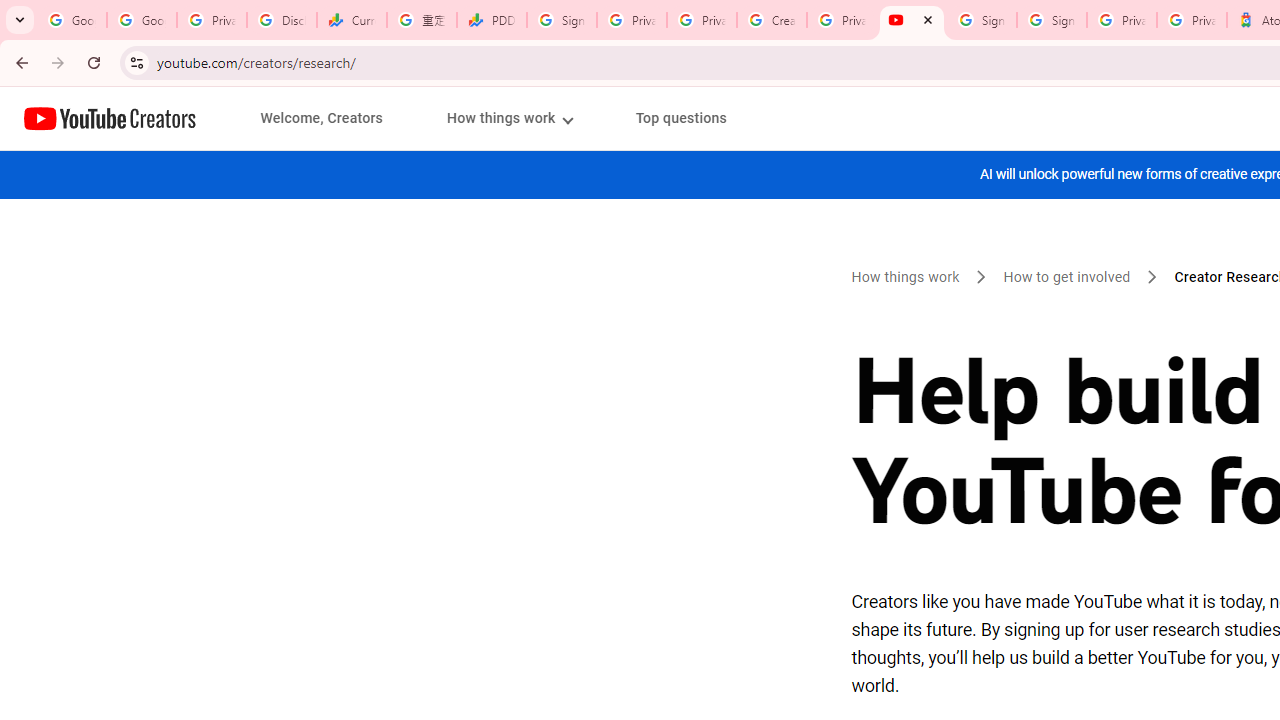 The width and height of the screenshot is (1280, 720). Describe the element at coordinates (982, 20) in the screenshot. I see `'Sign in - Google Accounts'` at that location.